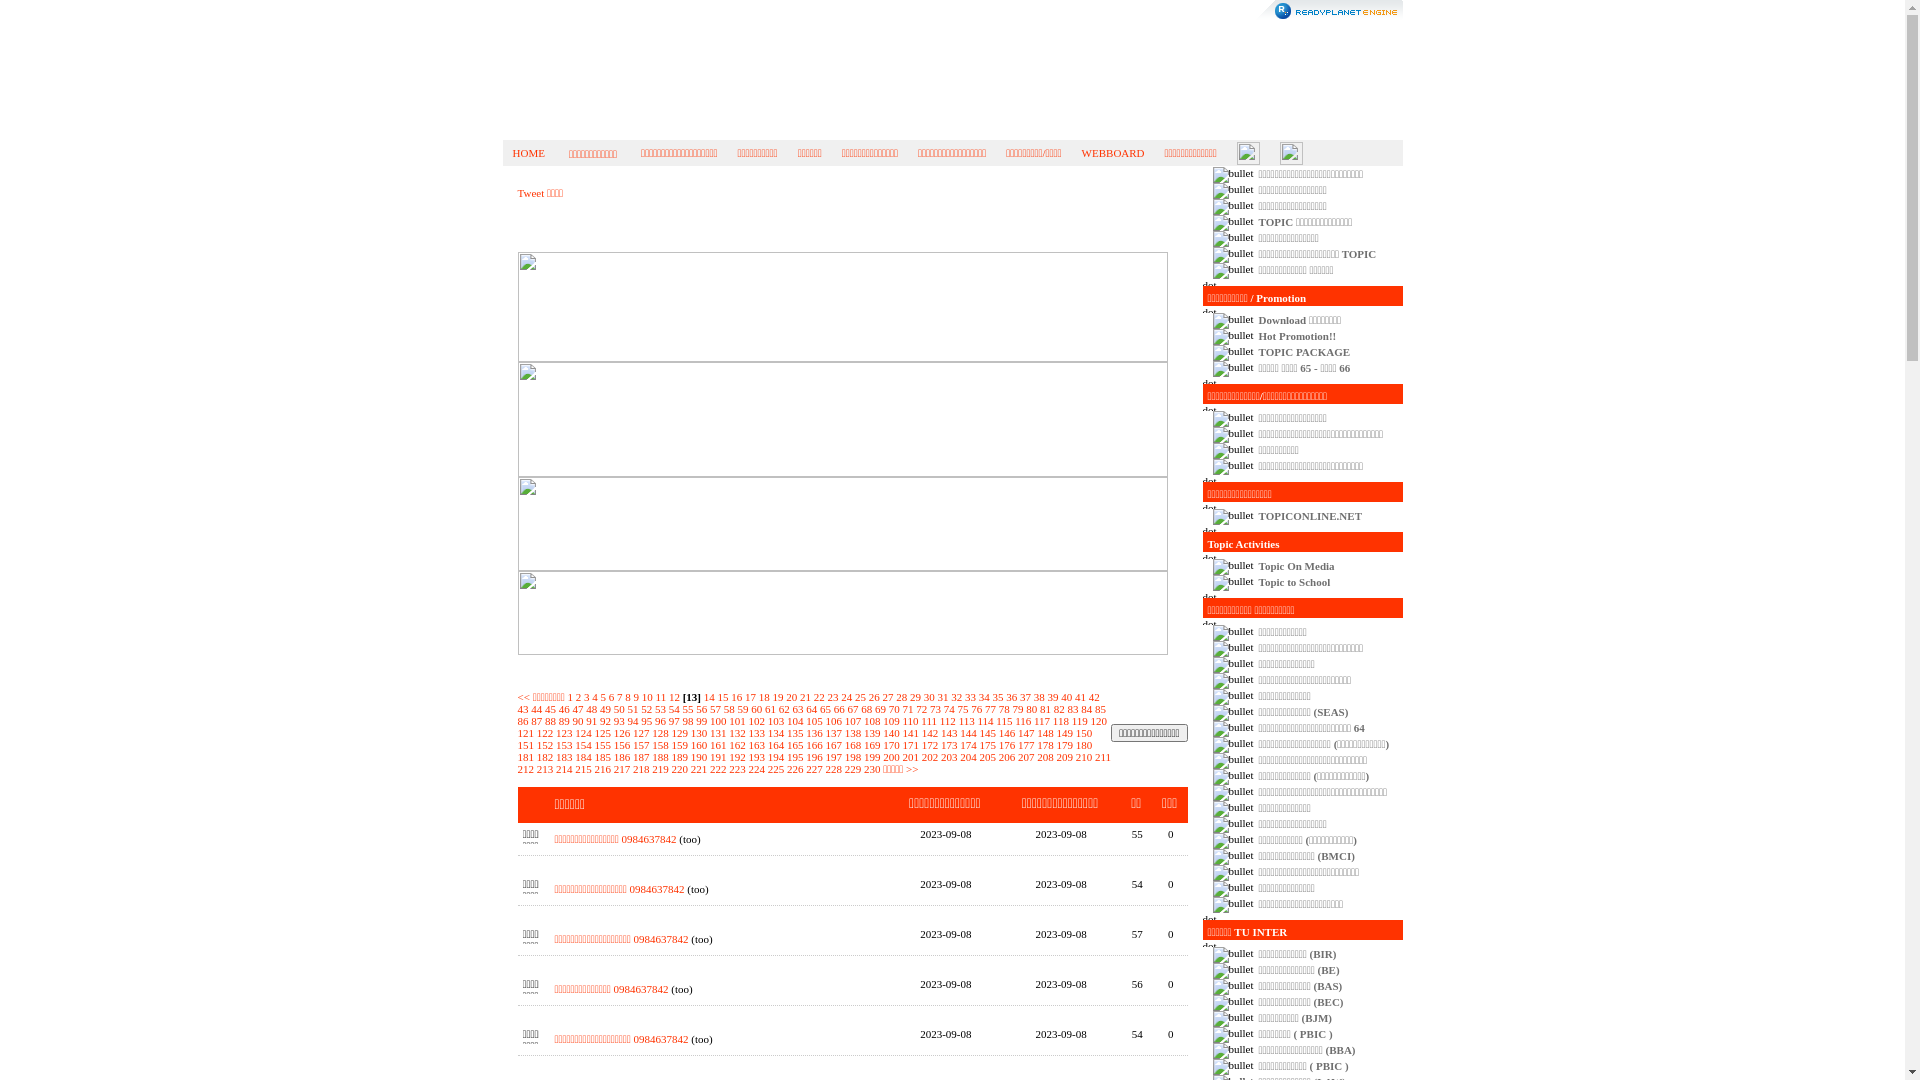 The width and height of the screenshot is (1920, 1080). What do you see at coordinates (964, 696) in the screenshot?
I see `'33'` at bounding box center [964, 696].